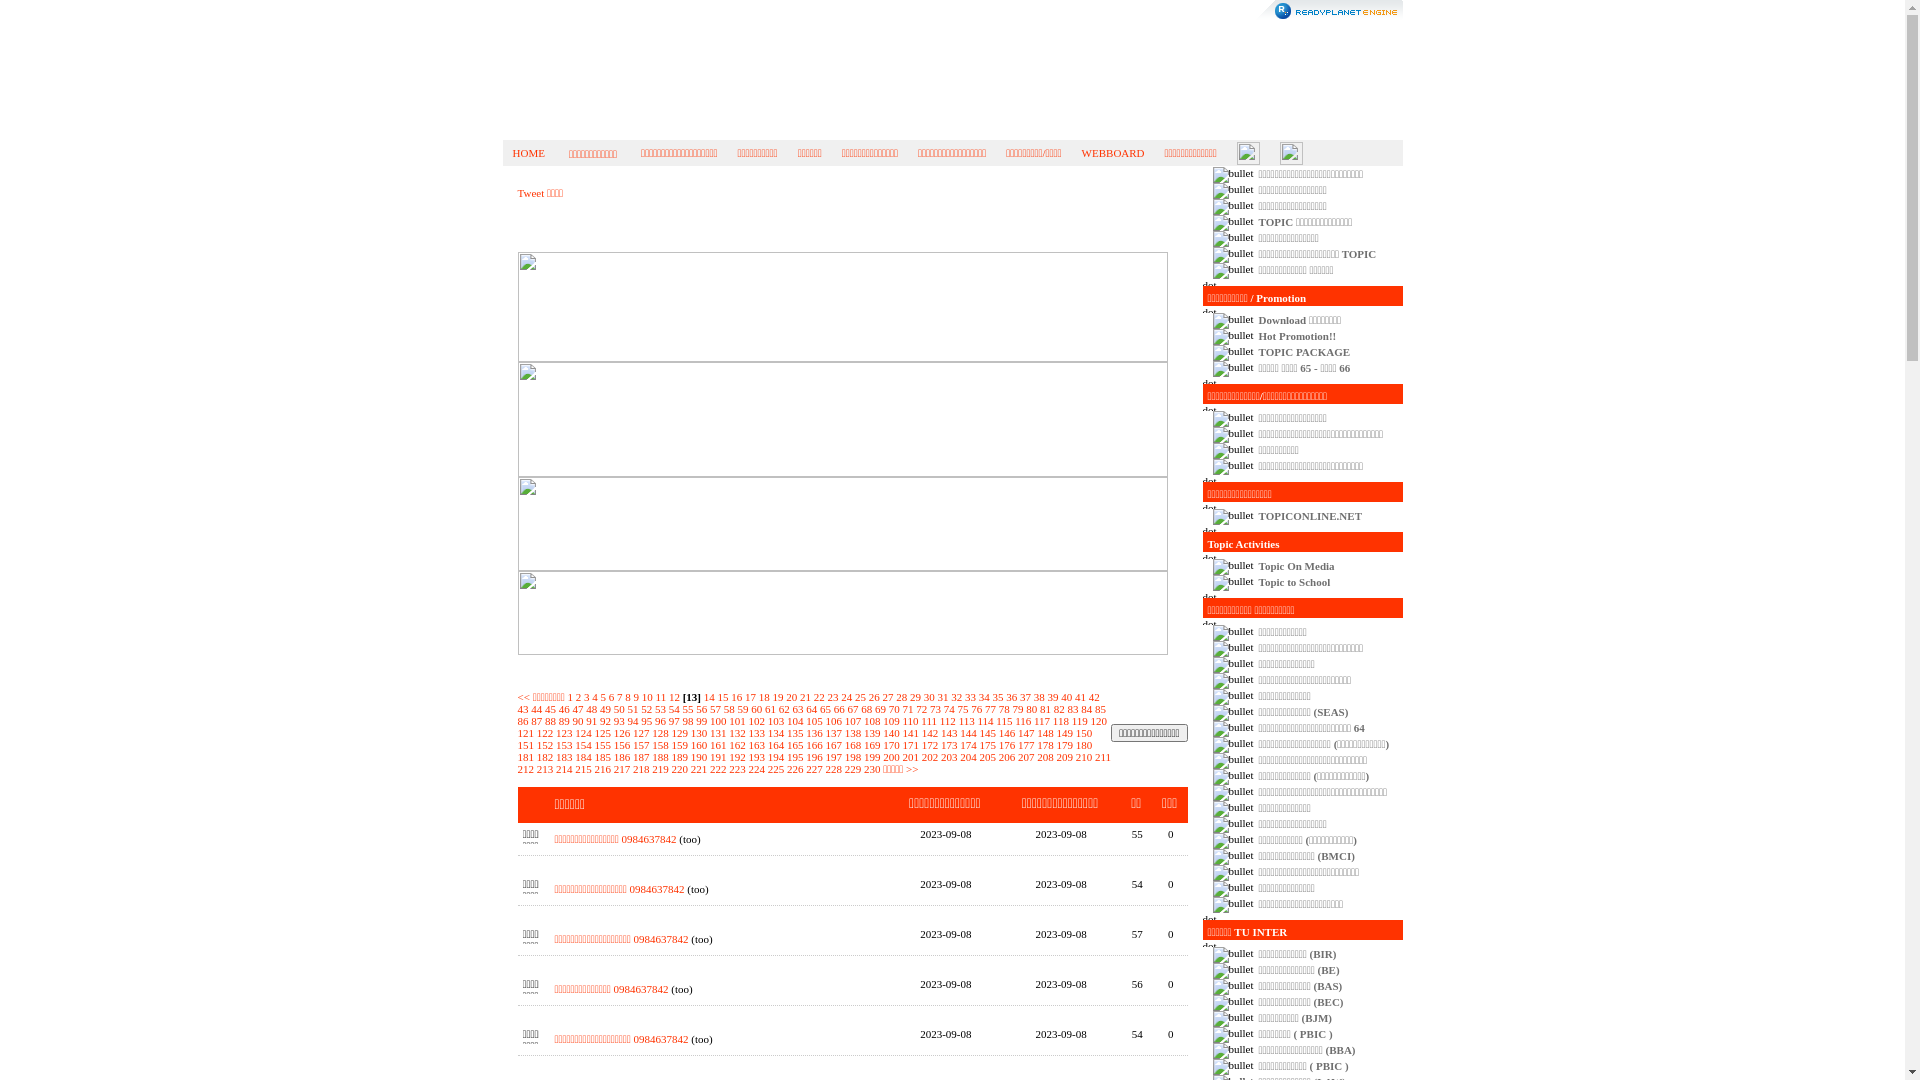 The width and height of the screenshot is (1920, 1080). What do you see at coordinates (964, 696) in the screenshot?
I see `'33'` at bounding box center [964, 696].